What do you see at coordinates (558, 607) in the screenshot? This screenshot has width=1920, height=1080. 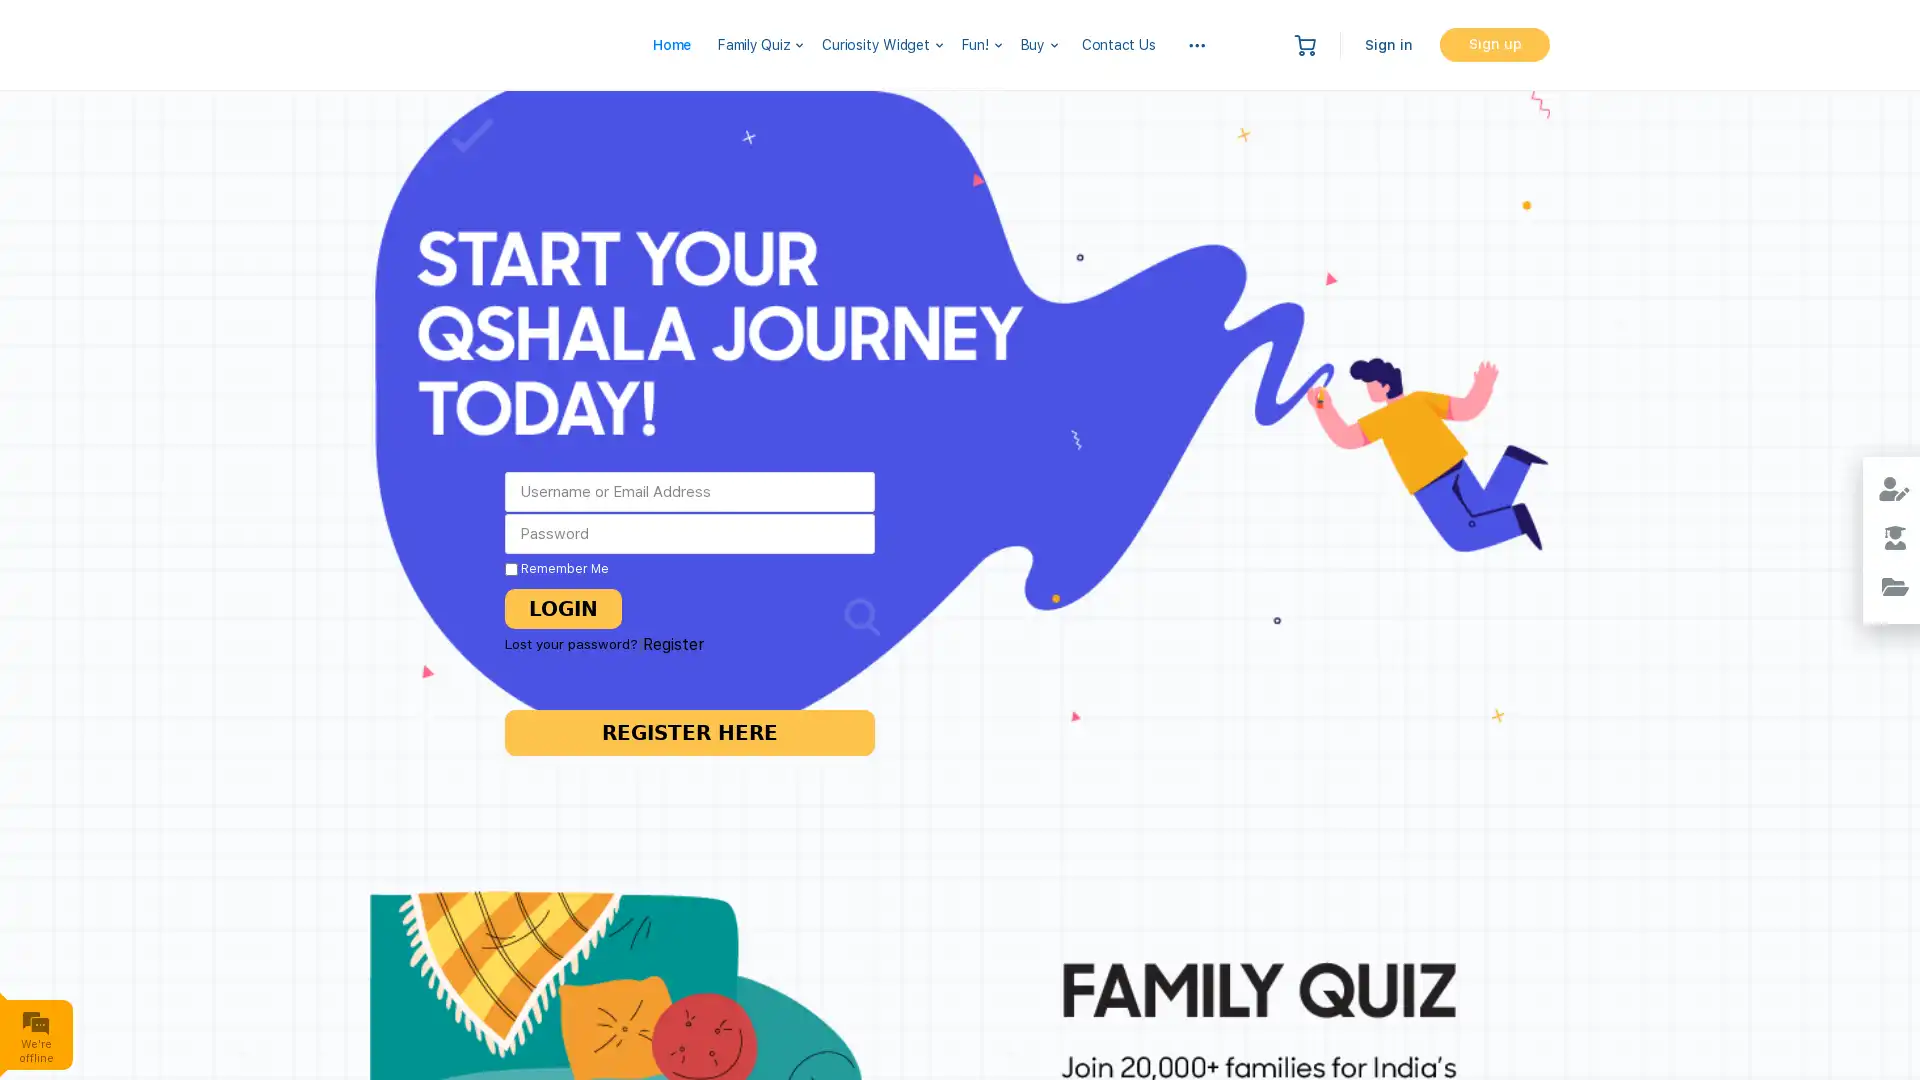 I see `LOGIN` at bounding box center [558, 607].